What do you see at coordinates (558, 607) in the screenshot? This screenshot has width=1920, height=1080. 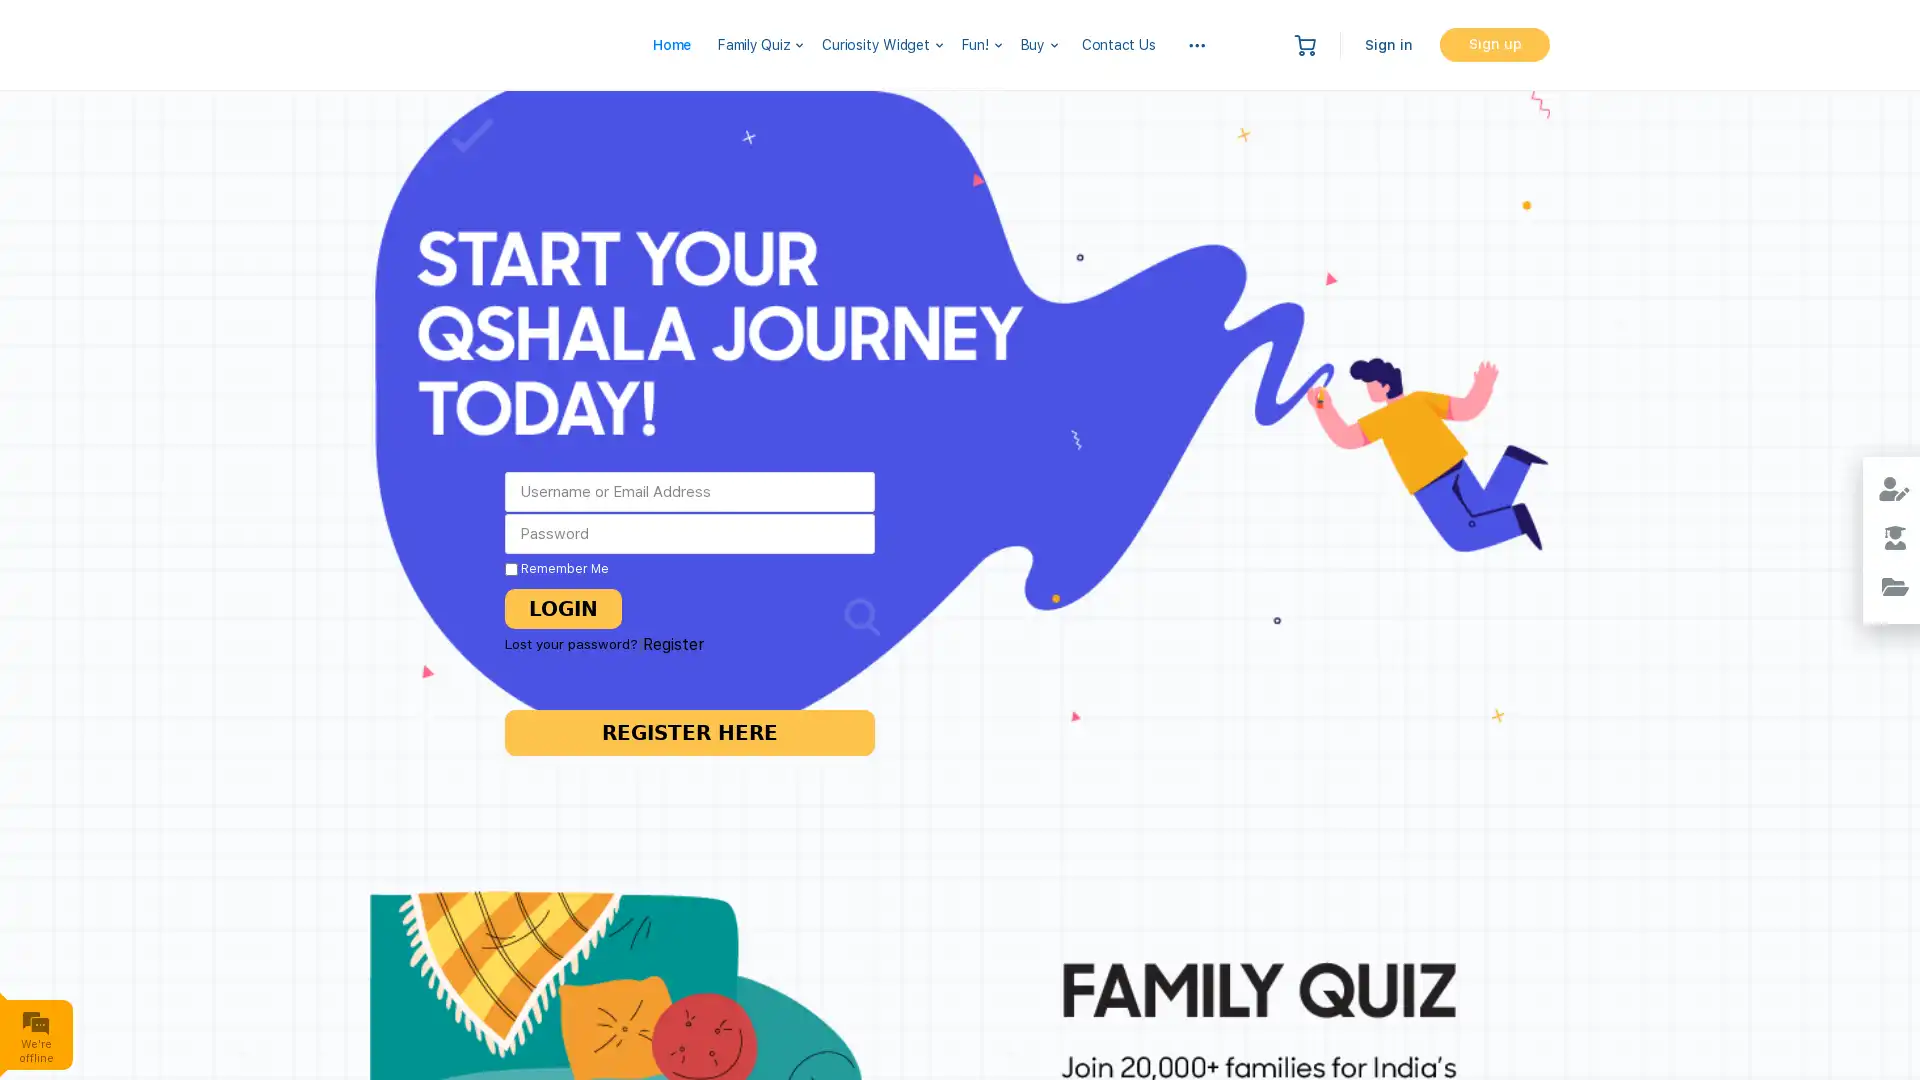 I see `LOGIN` at bounding box center [558, 607].